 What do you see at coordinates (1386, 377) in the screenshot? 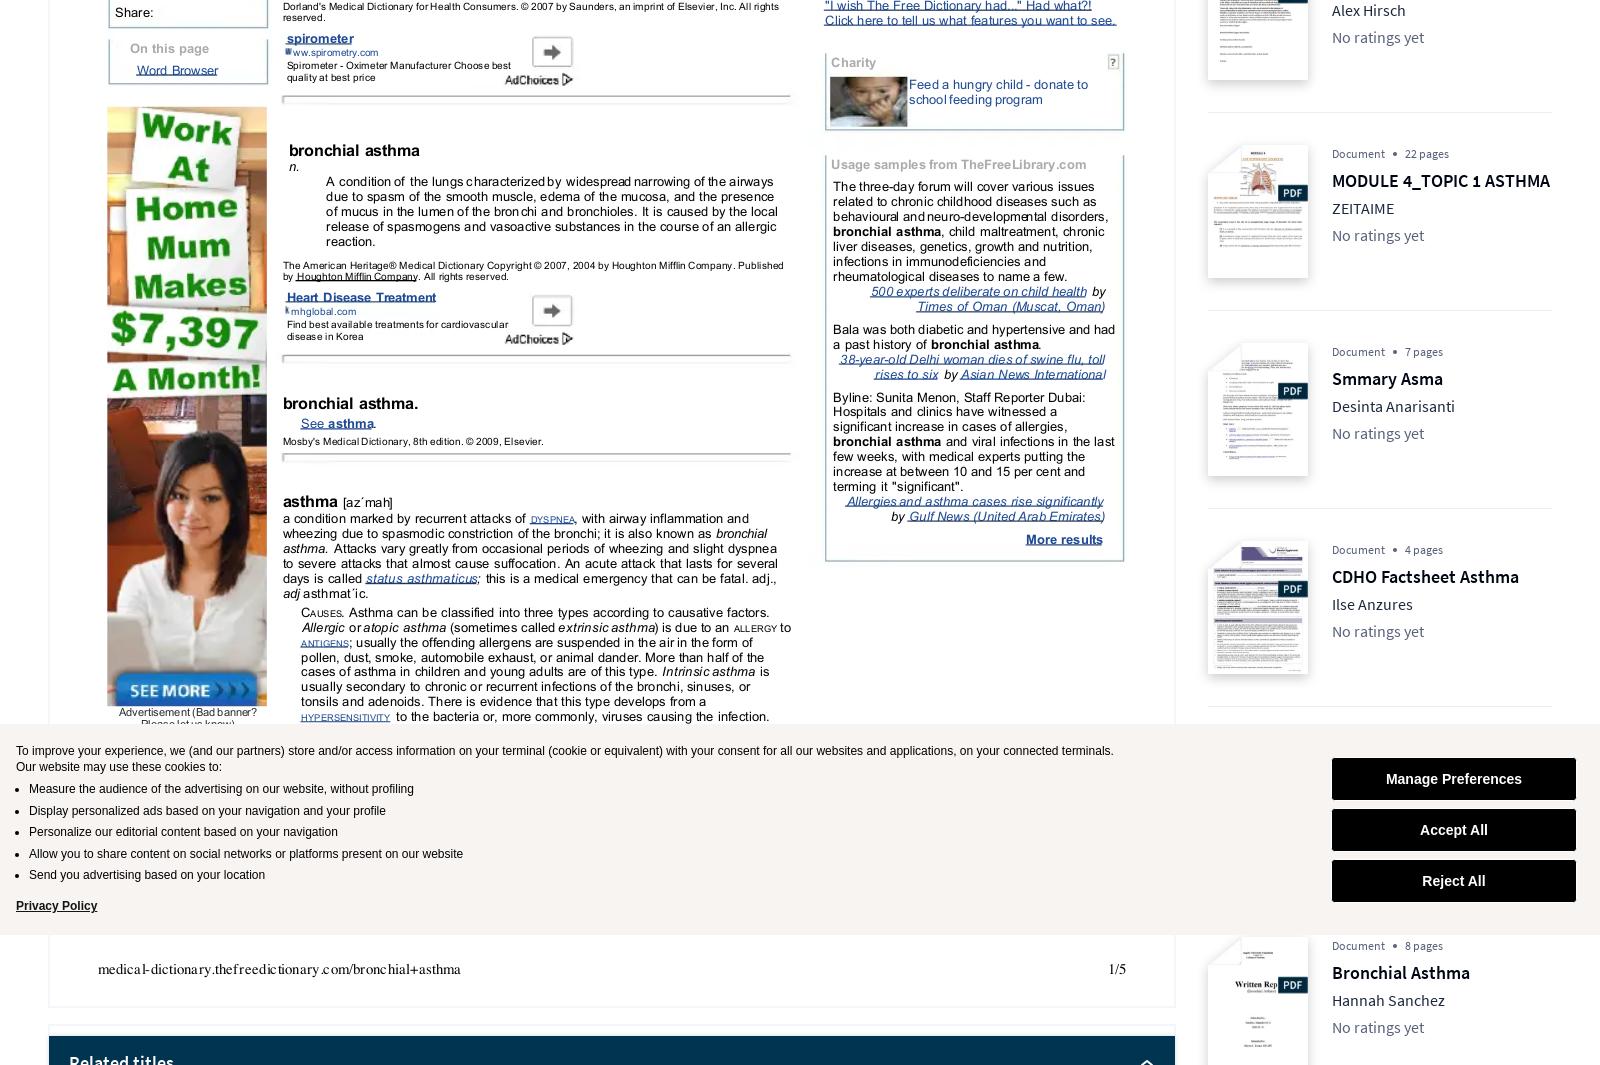
I see `'Smmary Asma'` at bounding box center [1386, 377].